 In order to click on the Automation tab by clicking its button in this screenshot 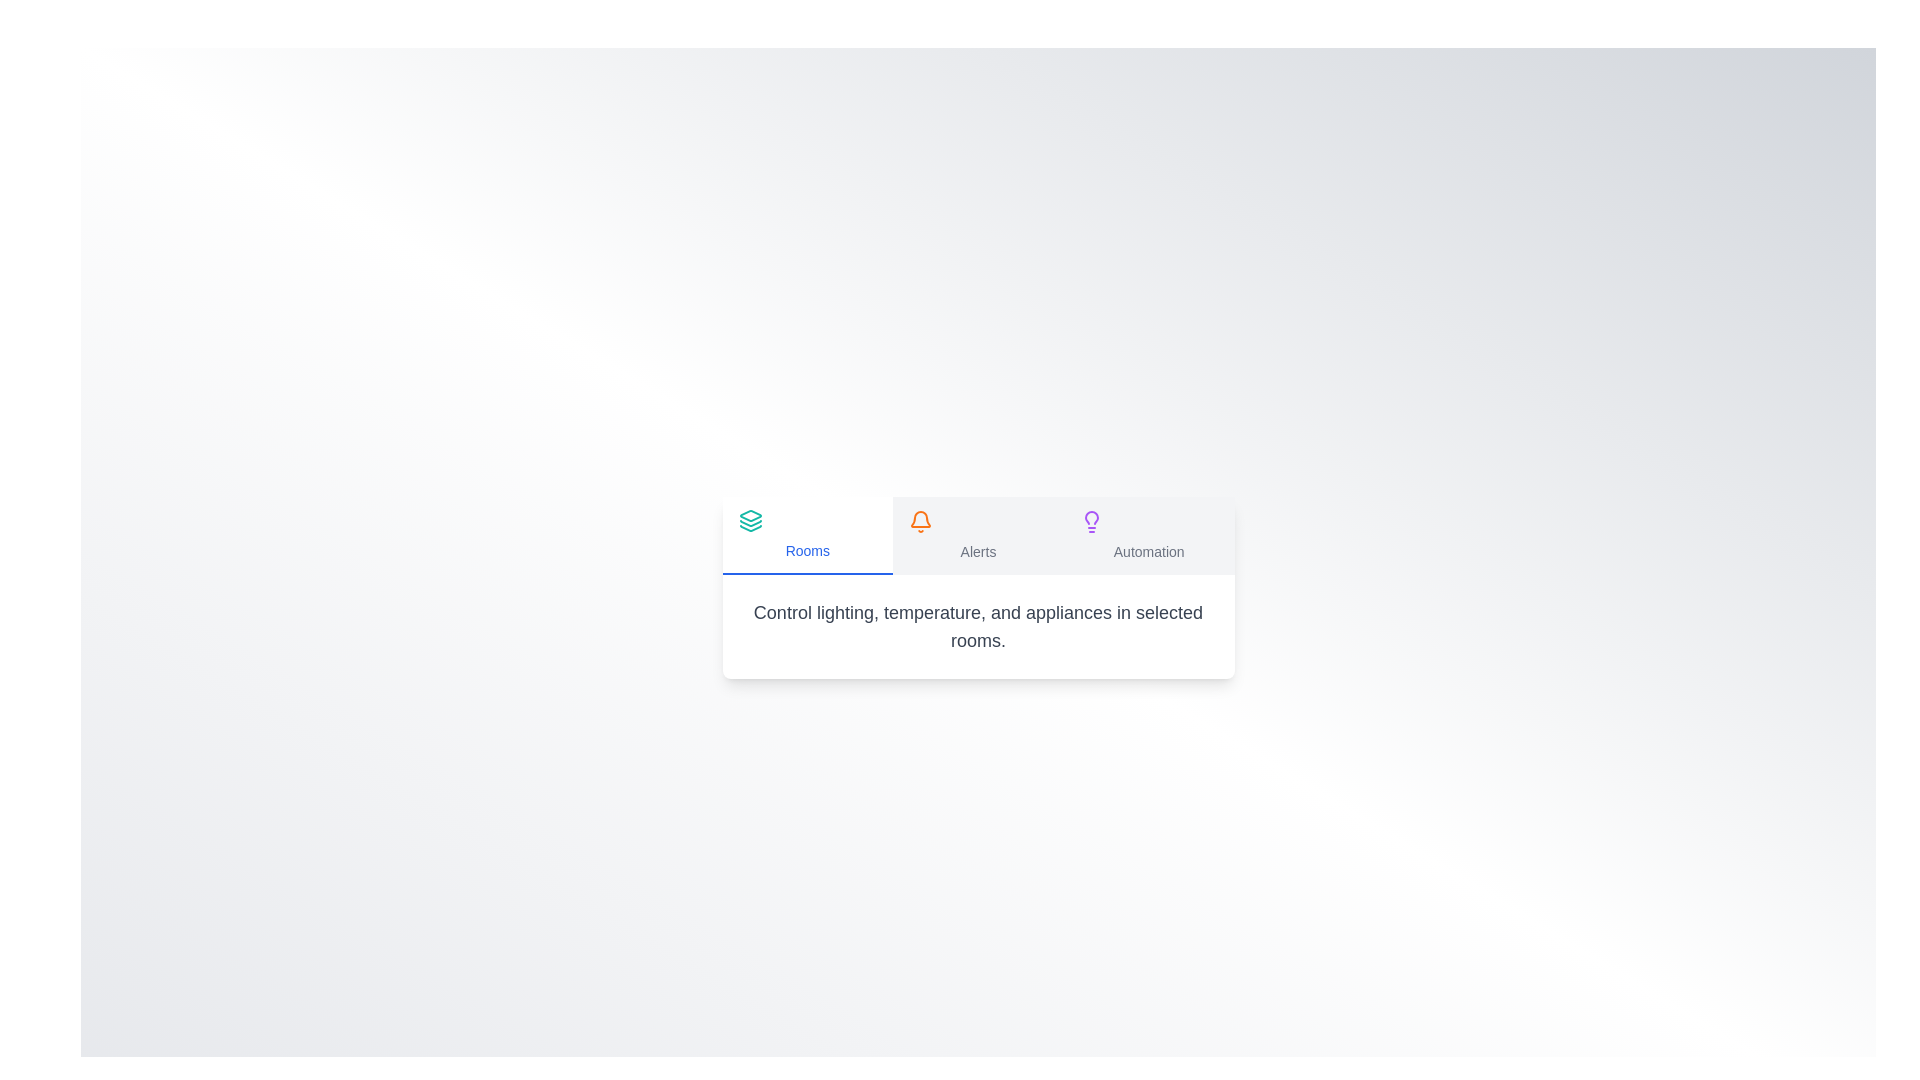, I will do `click(1149, 535)`.